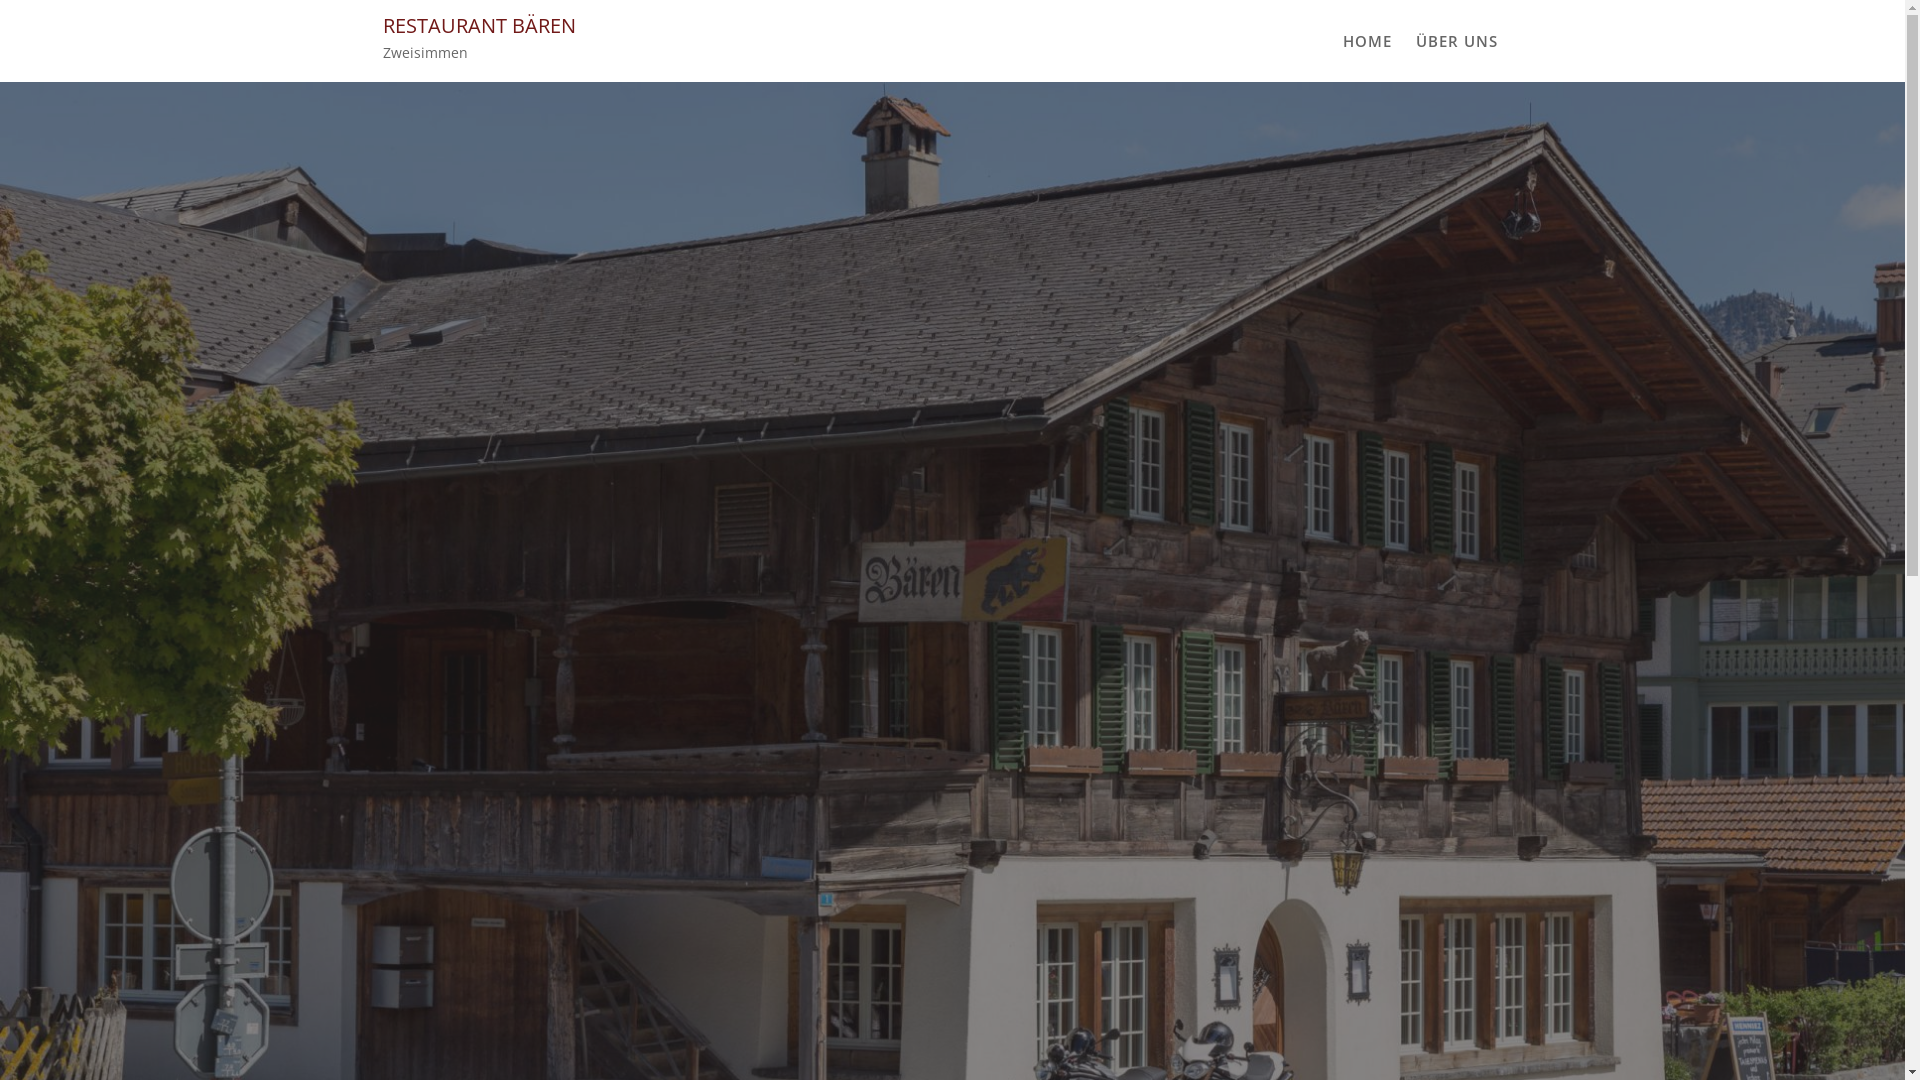 This screenshot has width=1920, height=1080. Describe the element at coordinates (1365, 41) in the screenshot. I see `'HOME'` at that location.